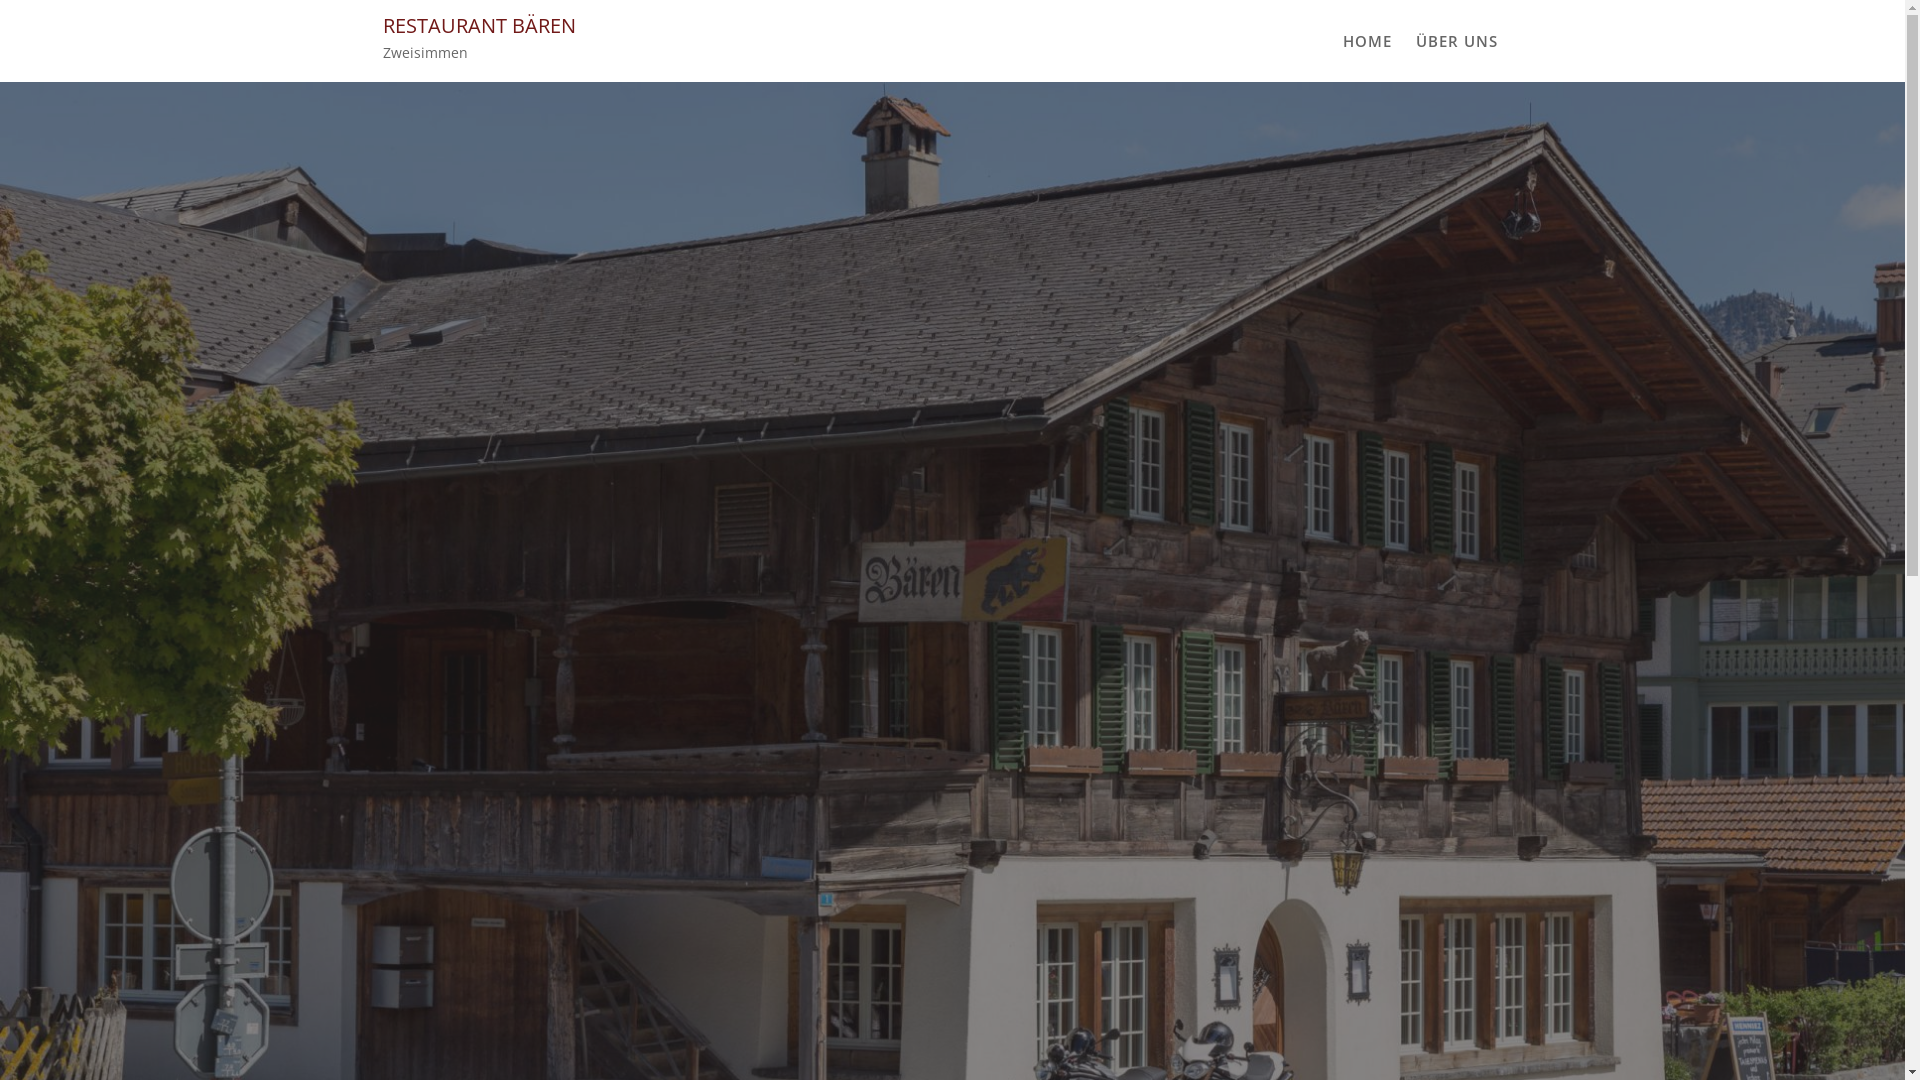 This screenshot has width=1920, height=1080. Describe the element at coordinates (1365, 41) in the screenshot. I see `'HOME'` at that location.